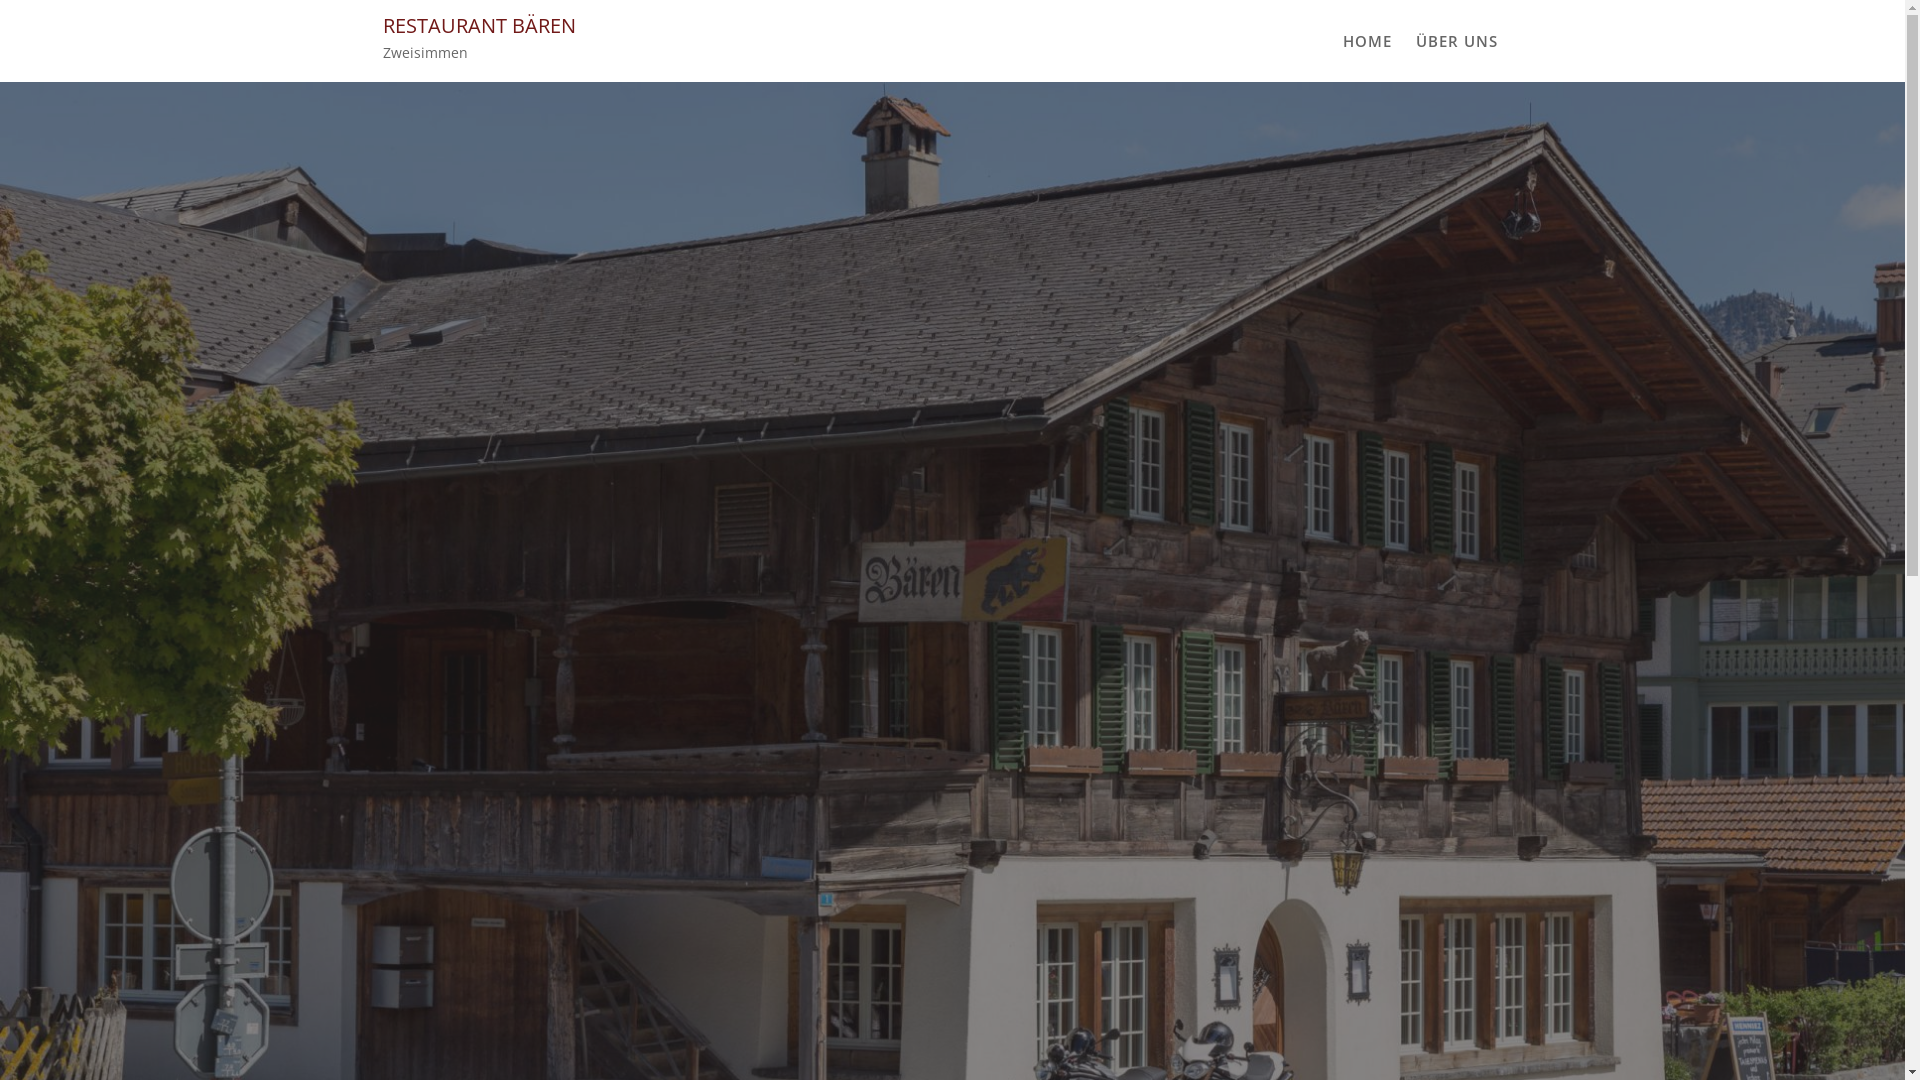 This screenshot has width=1920, height=1080. Describe the element at coordinates (1365, 41) in the screenshot. I see `'HOME'` at that location.